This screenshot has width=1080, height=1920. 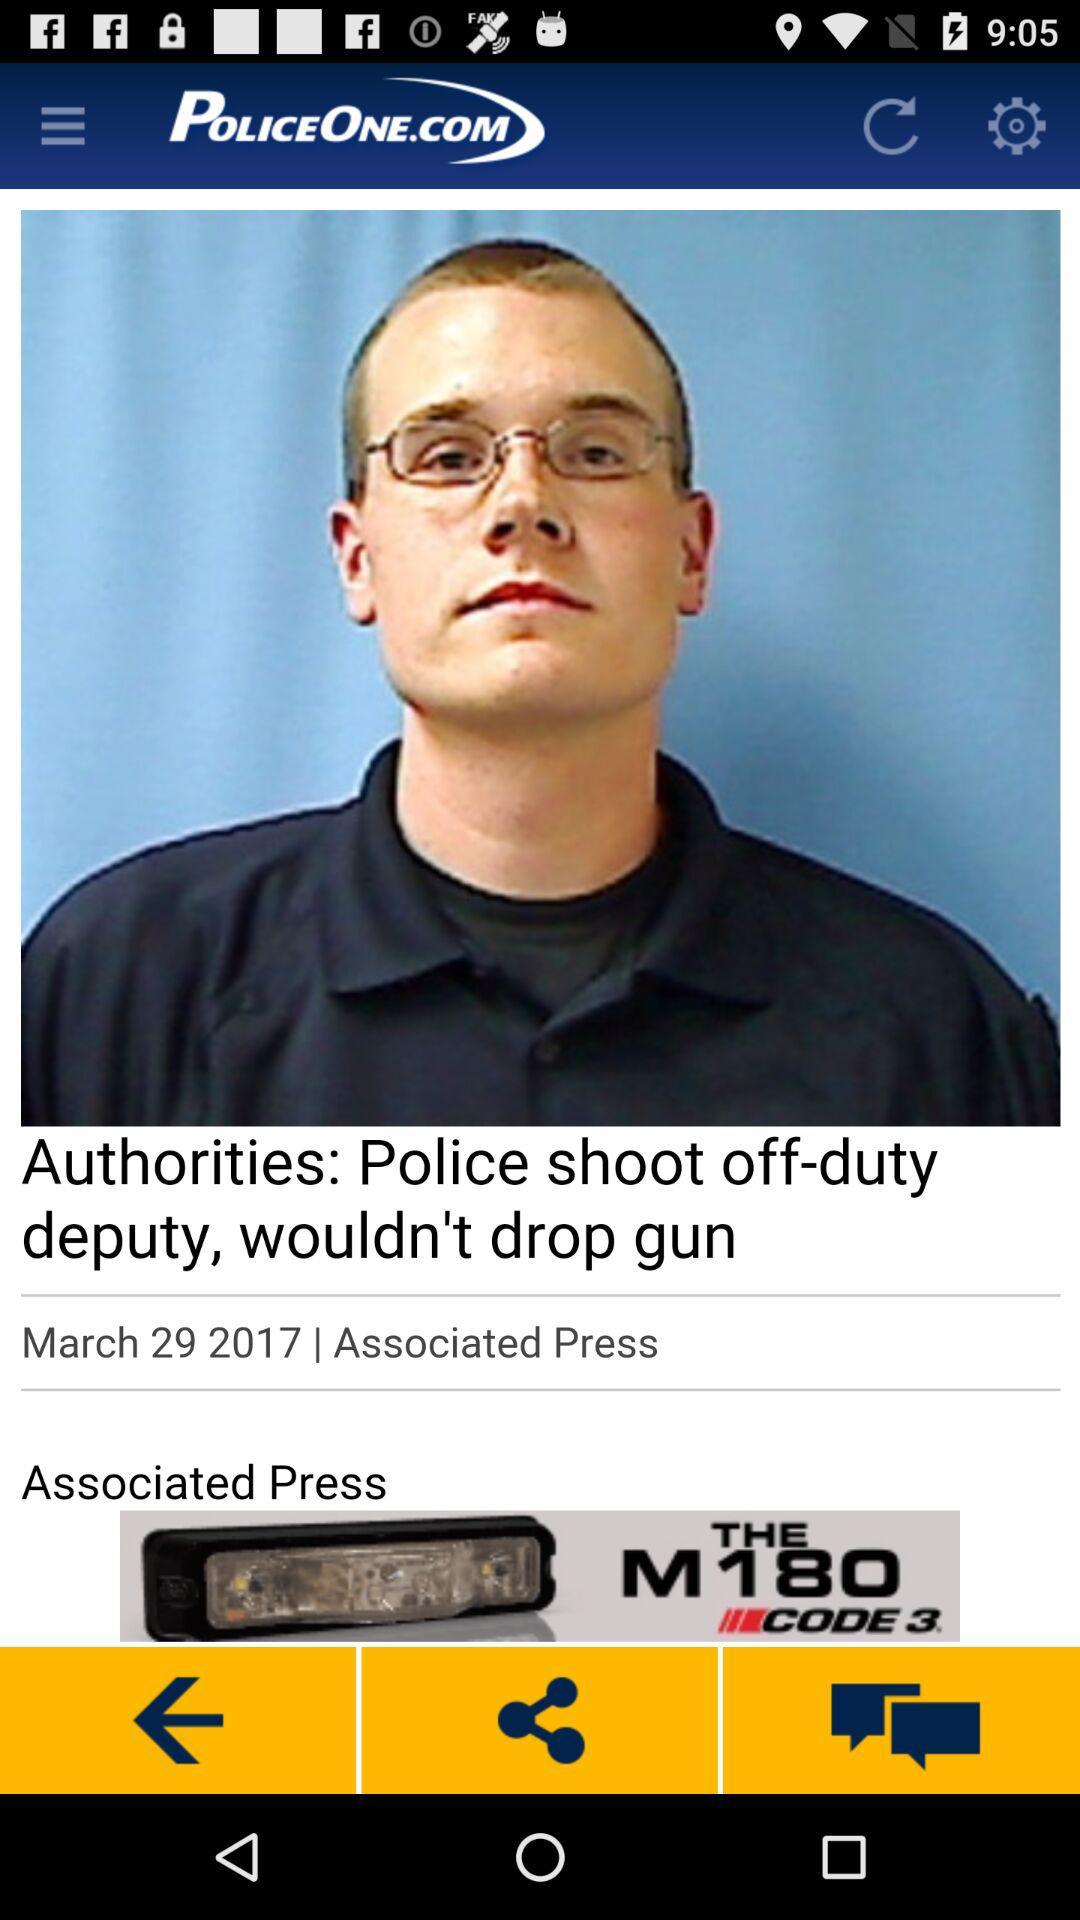 I want to click on open menu, so click(x=61, y=124).